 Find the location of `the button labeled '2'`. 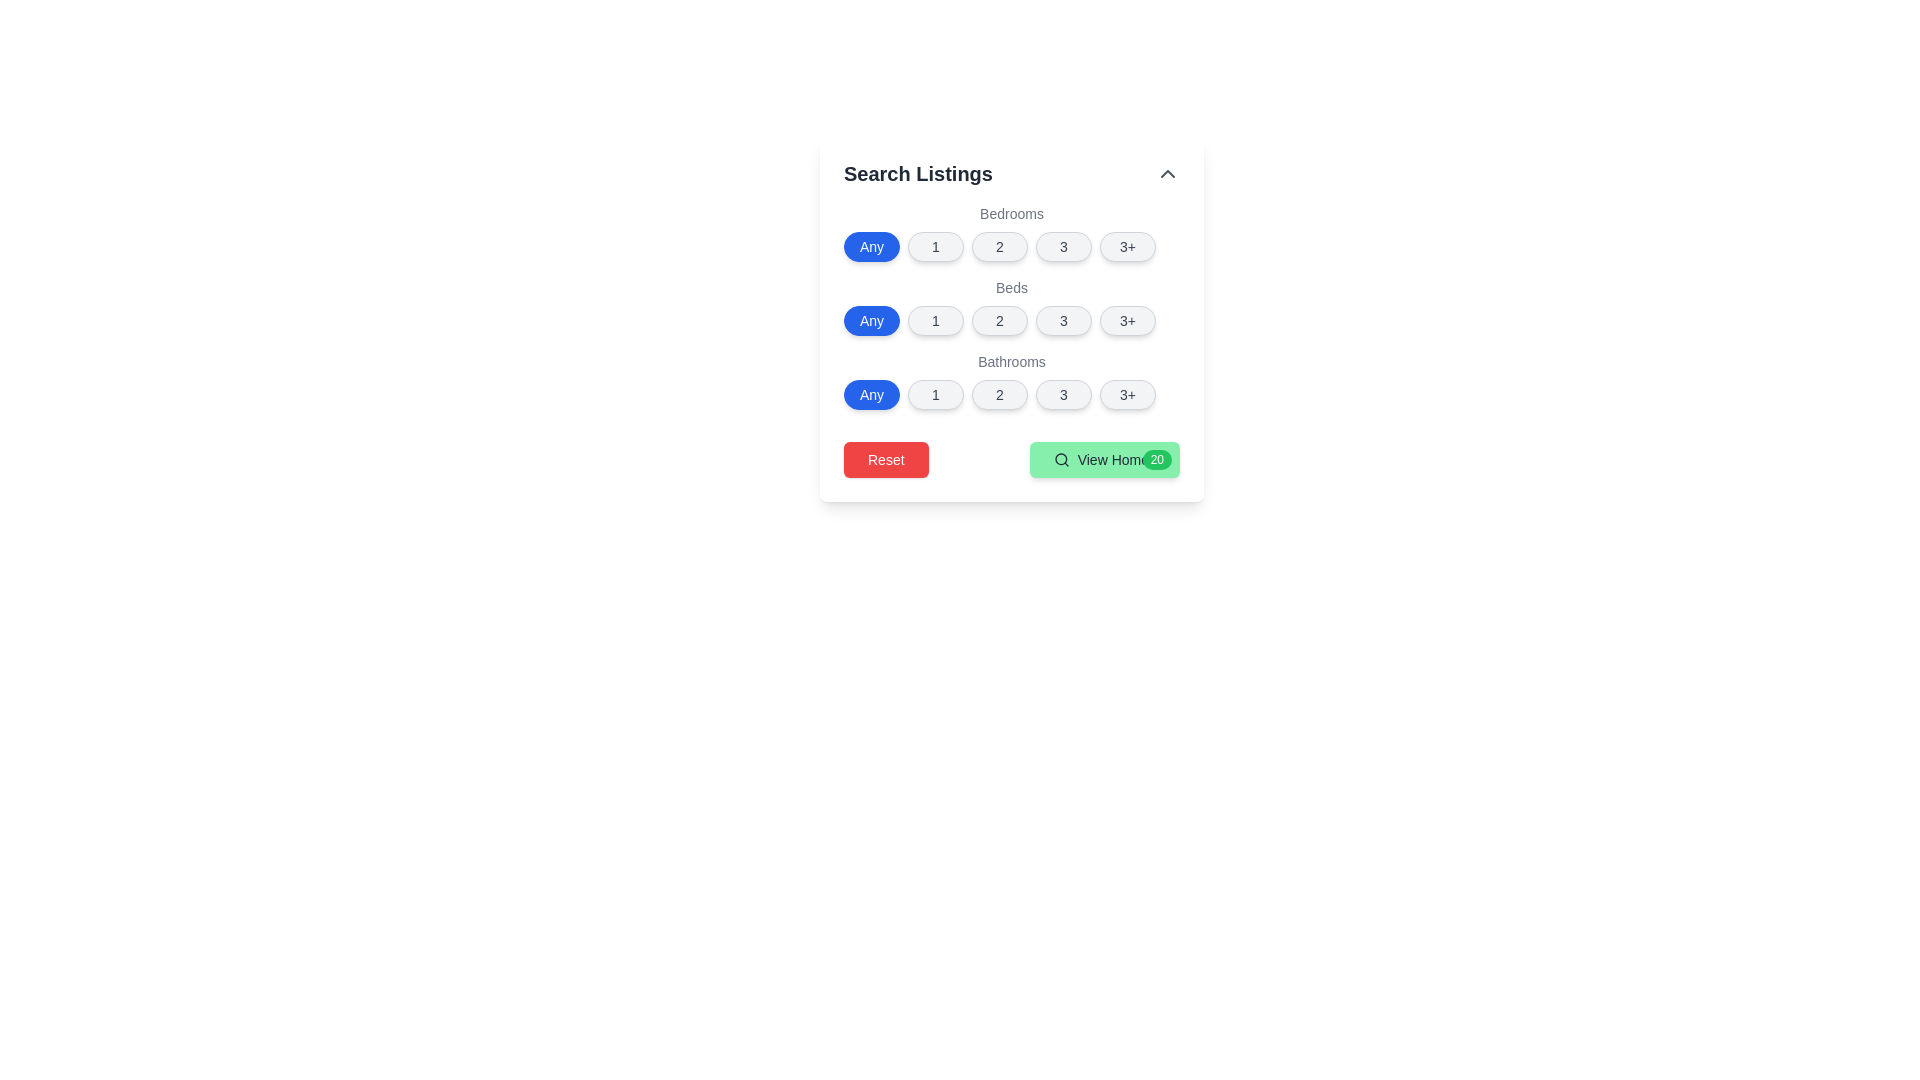

the button labeled '2' is located at coordinates (999, 394).